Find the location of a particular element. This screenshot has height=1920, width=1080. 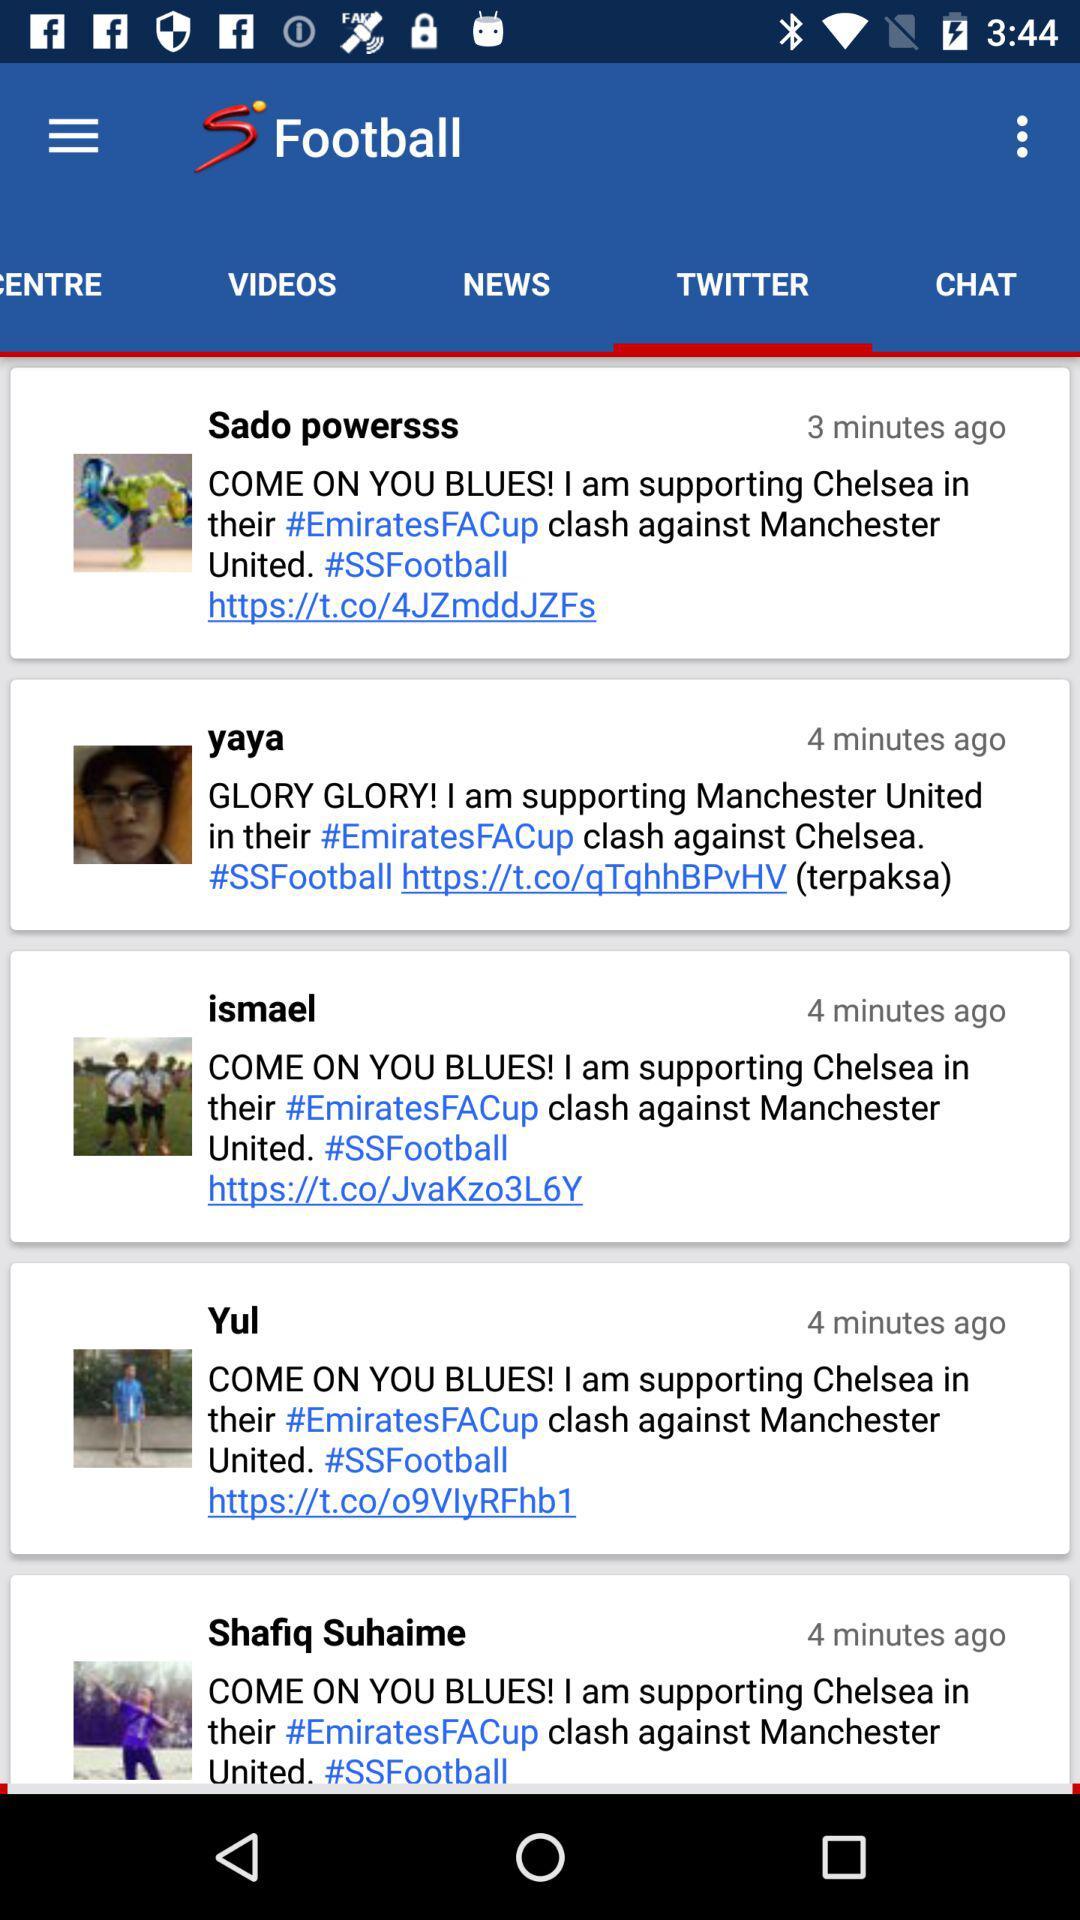

the item below yaya is located at coordinates (608, 834).